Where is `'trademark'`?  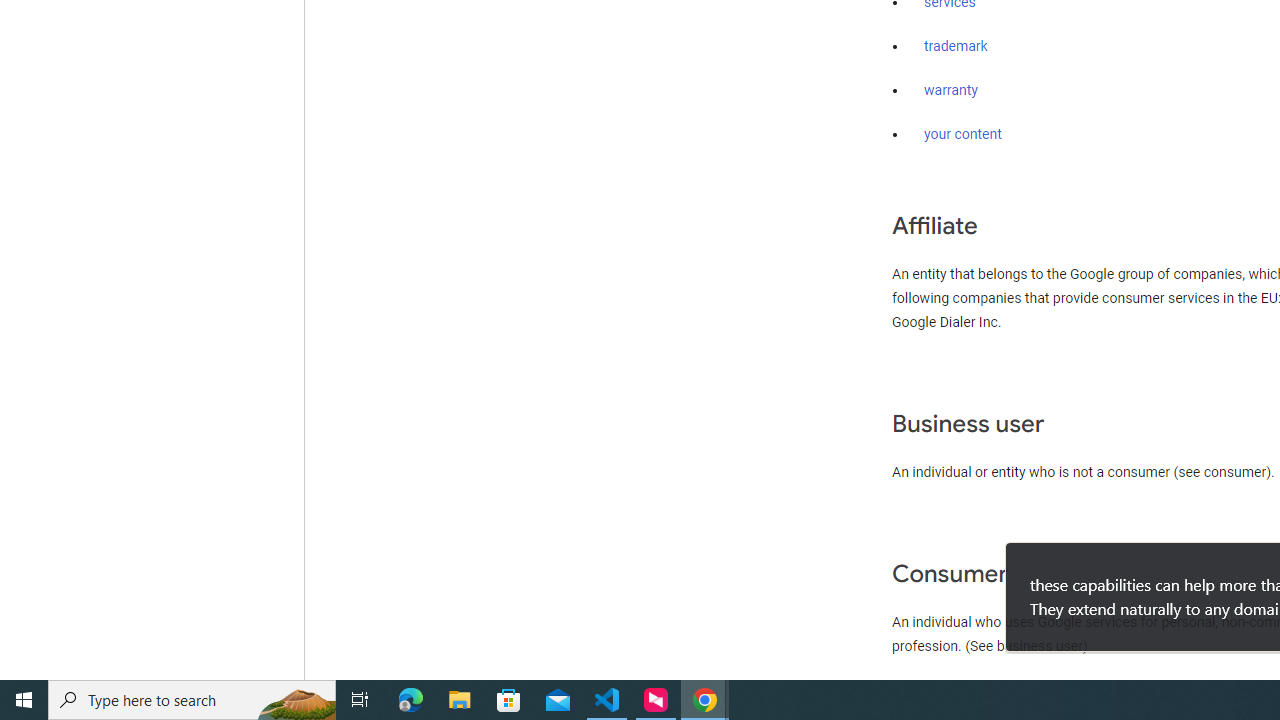 'trademark' is located at coordinates (955, 46).